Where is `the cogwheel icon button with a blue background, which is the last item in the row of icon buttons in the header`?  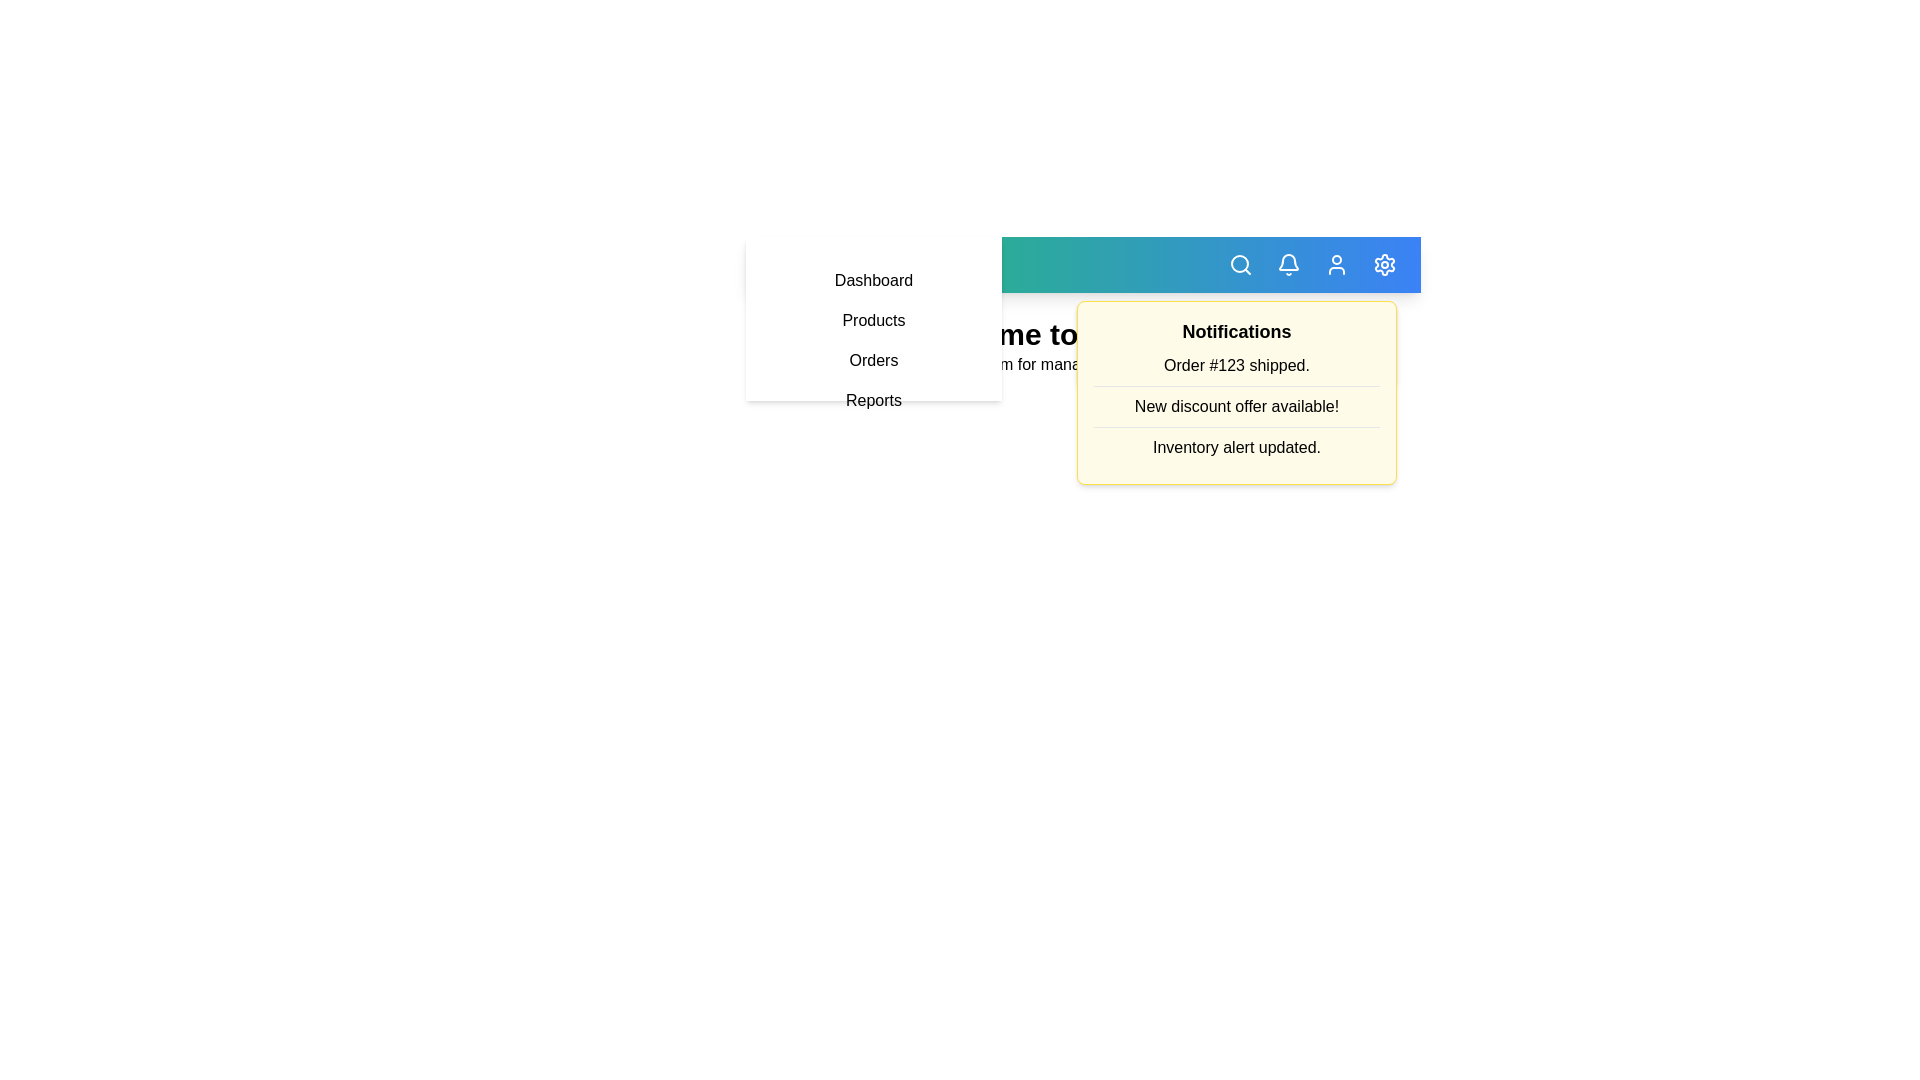 the cogwheel icon button with a blue background, which is the last item in the row of icon buttons in the header is located at coordinates (1384, 264).